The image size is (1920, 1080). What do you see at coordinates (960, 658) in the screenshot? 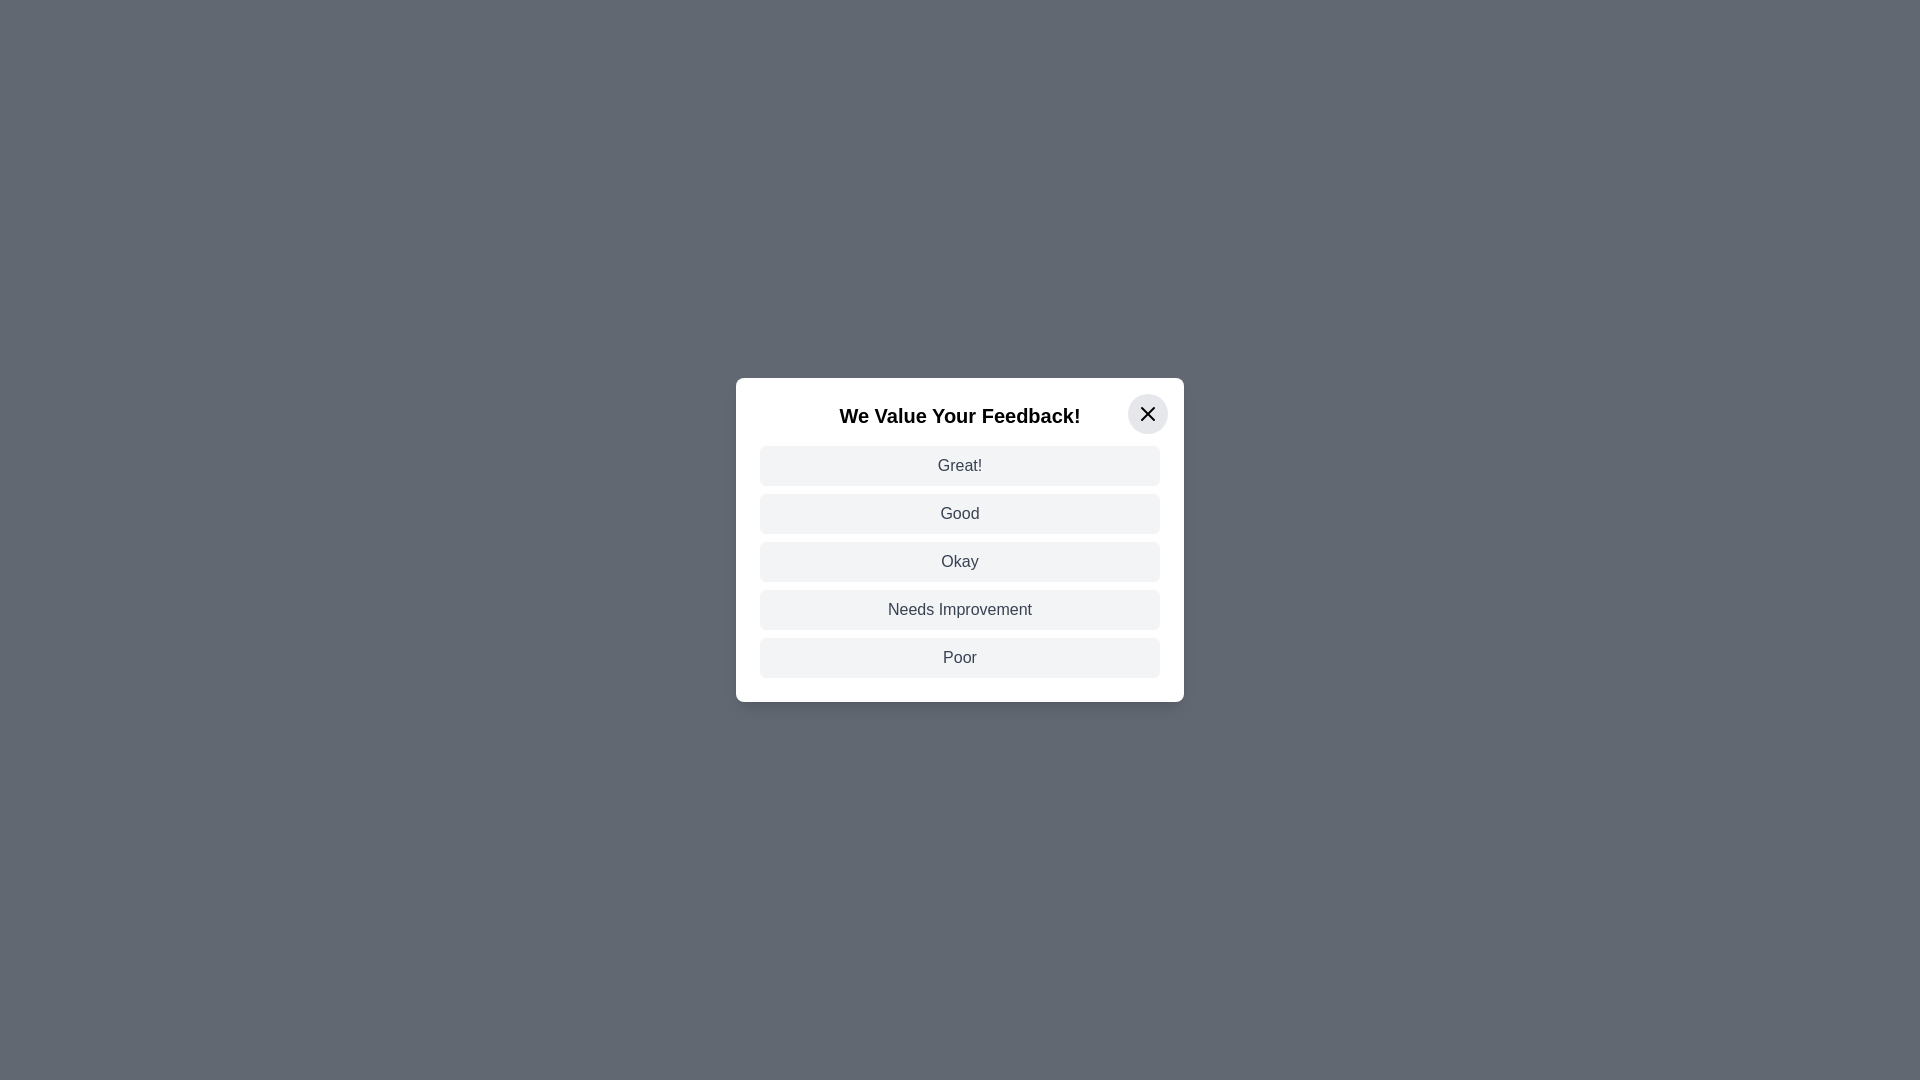
I see `the feedback option Poor` at bounding box center [960, 658].